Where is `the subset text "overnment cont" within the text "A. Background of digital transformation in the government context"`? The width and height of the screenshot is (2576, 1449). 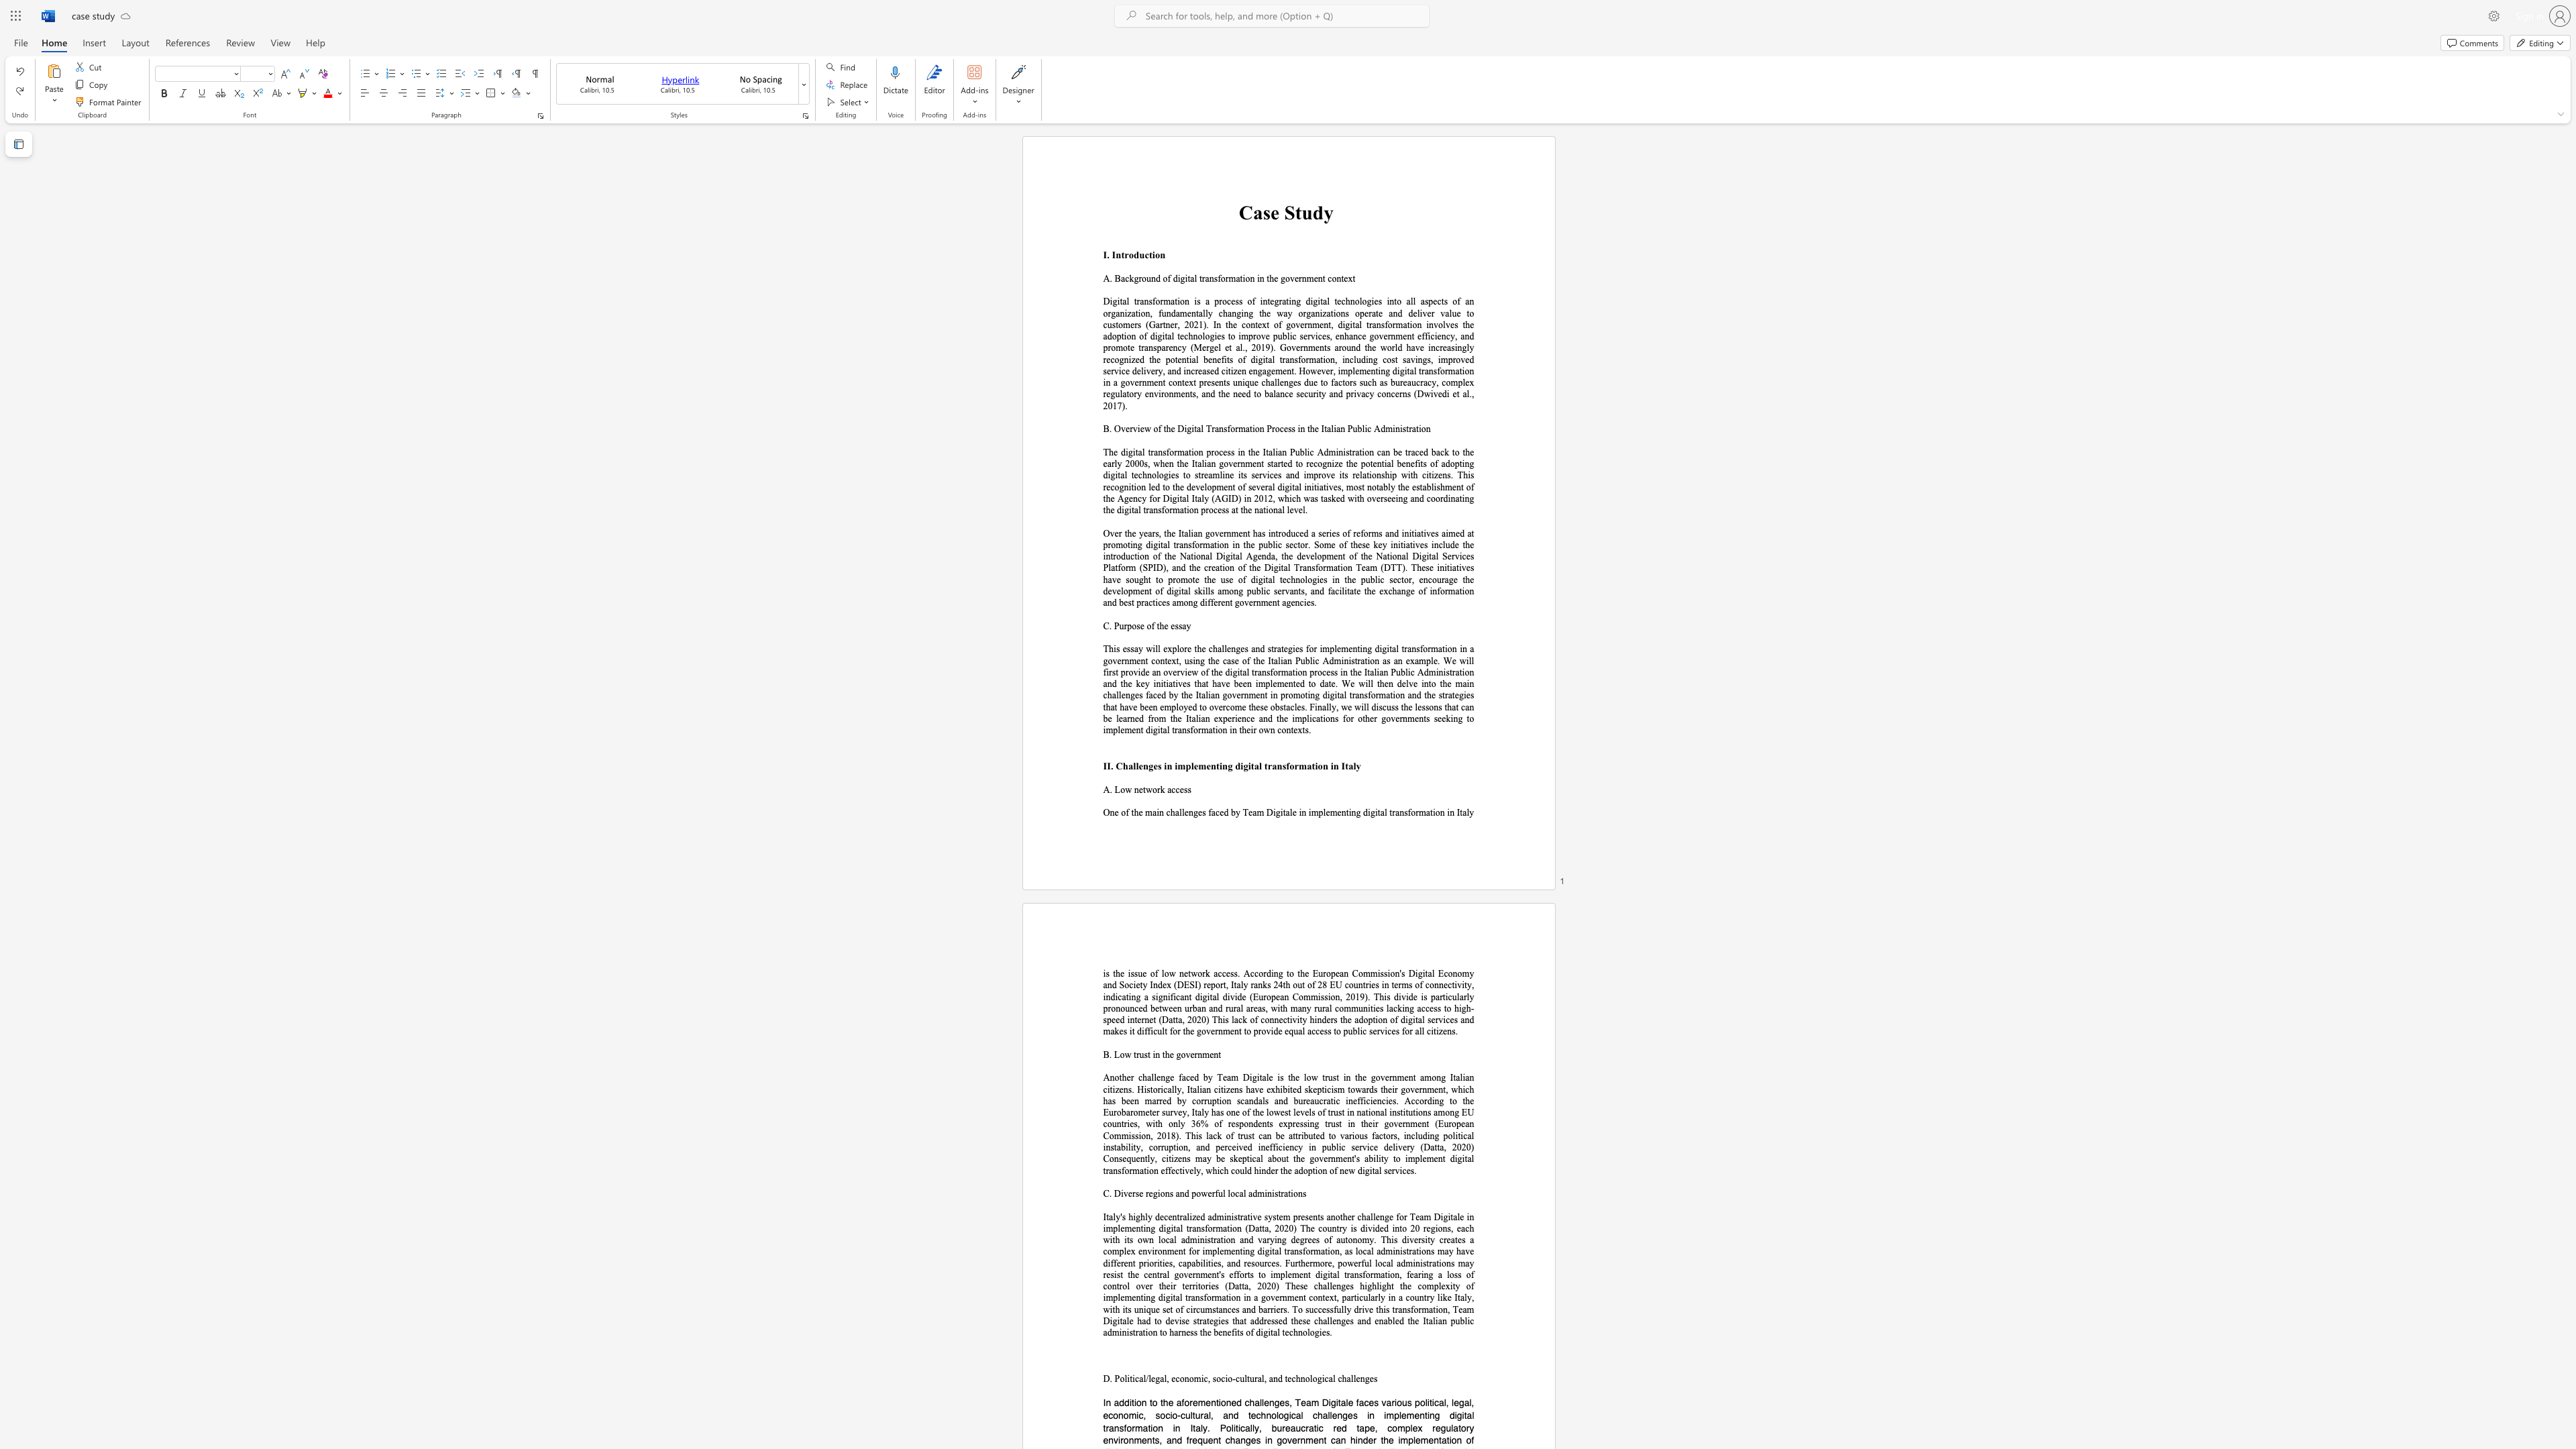 the subset text "overnment cont" within the text "A. Background of digital transformation in the government context" is located at coordinates (1284, 278).